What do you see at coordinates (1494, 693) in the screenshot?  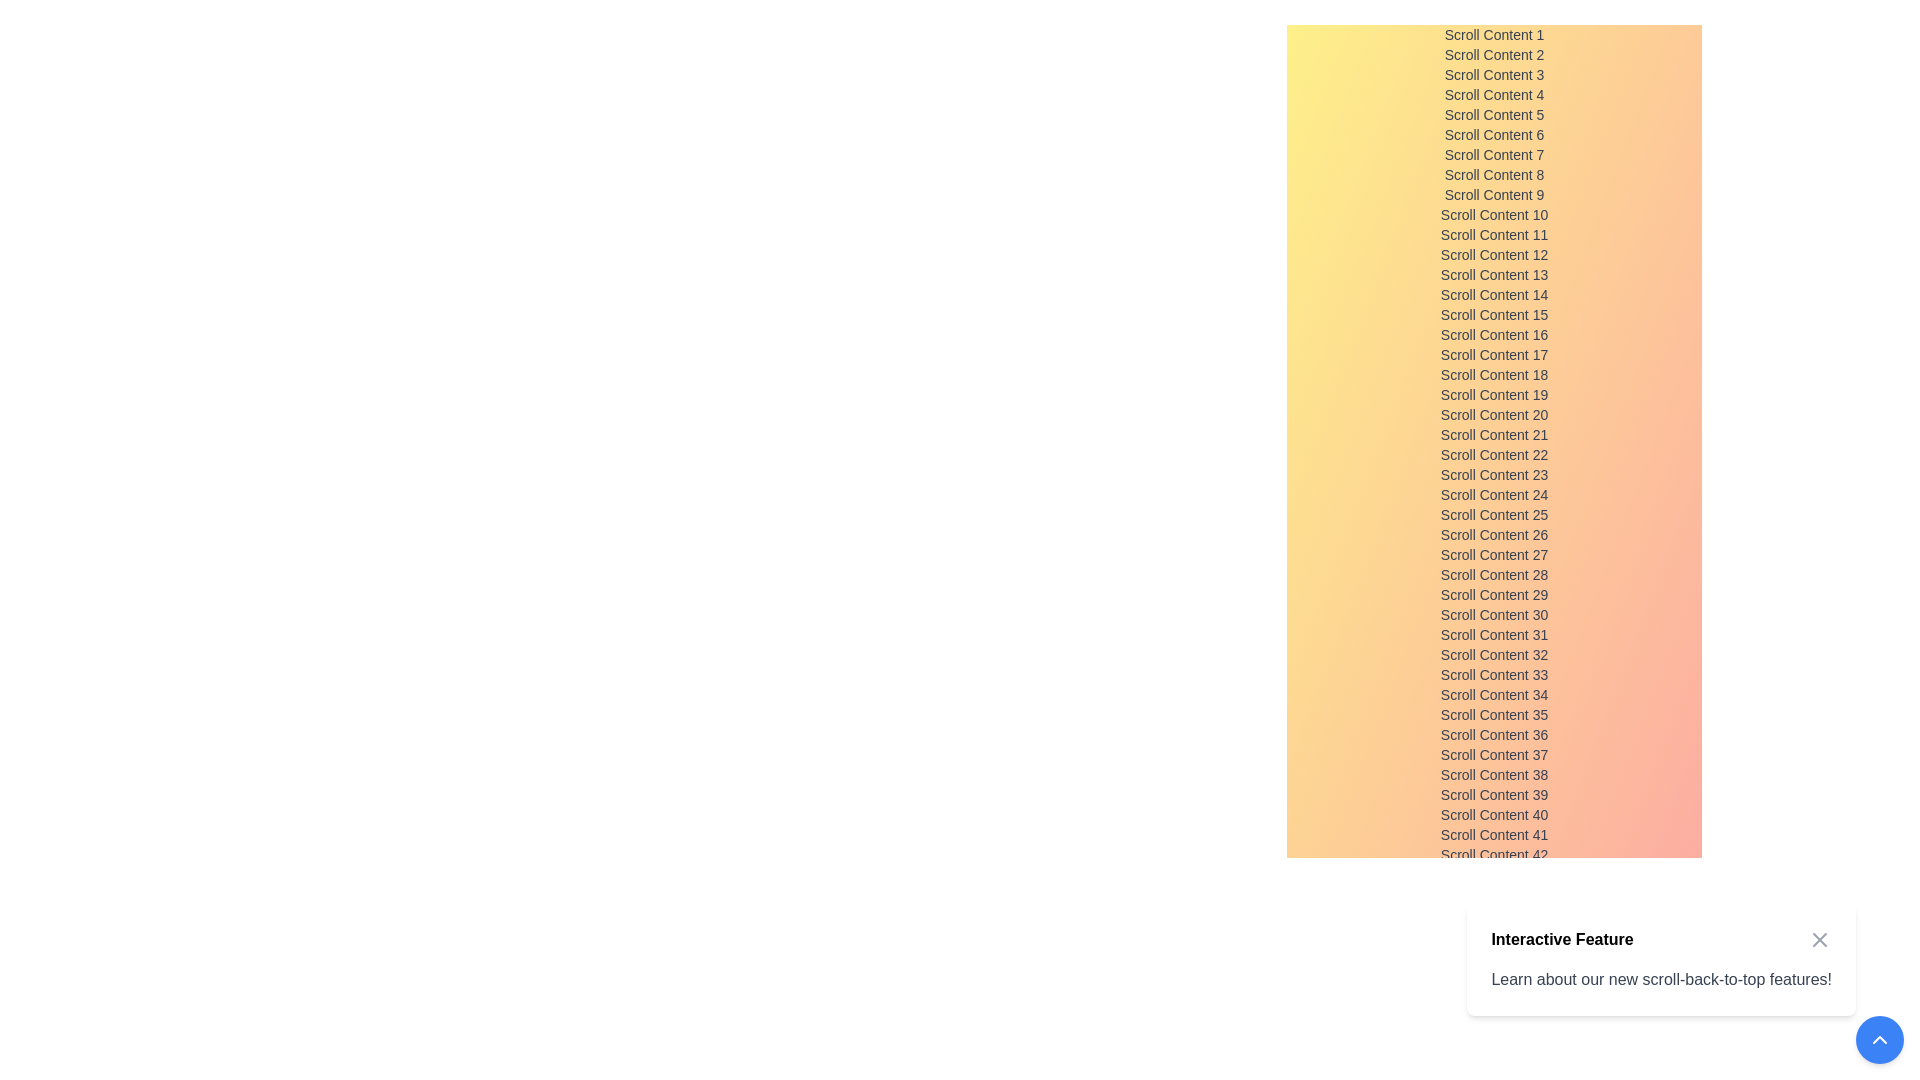 I see `the non-interactive Text label displaying 'Scroll Content 34', which is the 34th item in a vertical list sequence` at bounding box center [1494, 693].